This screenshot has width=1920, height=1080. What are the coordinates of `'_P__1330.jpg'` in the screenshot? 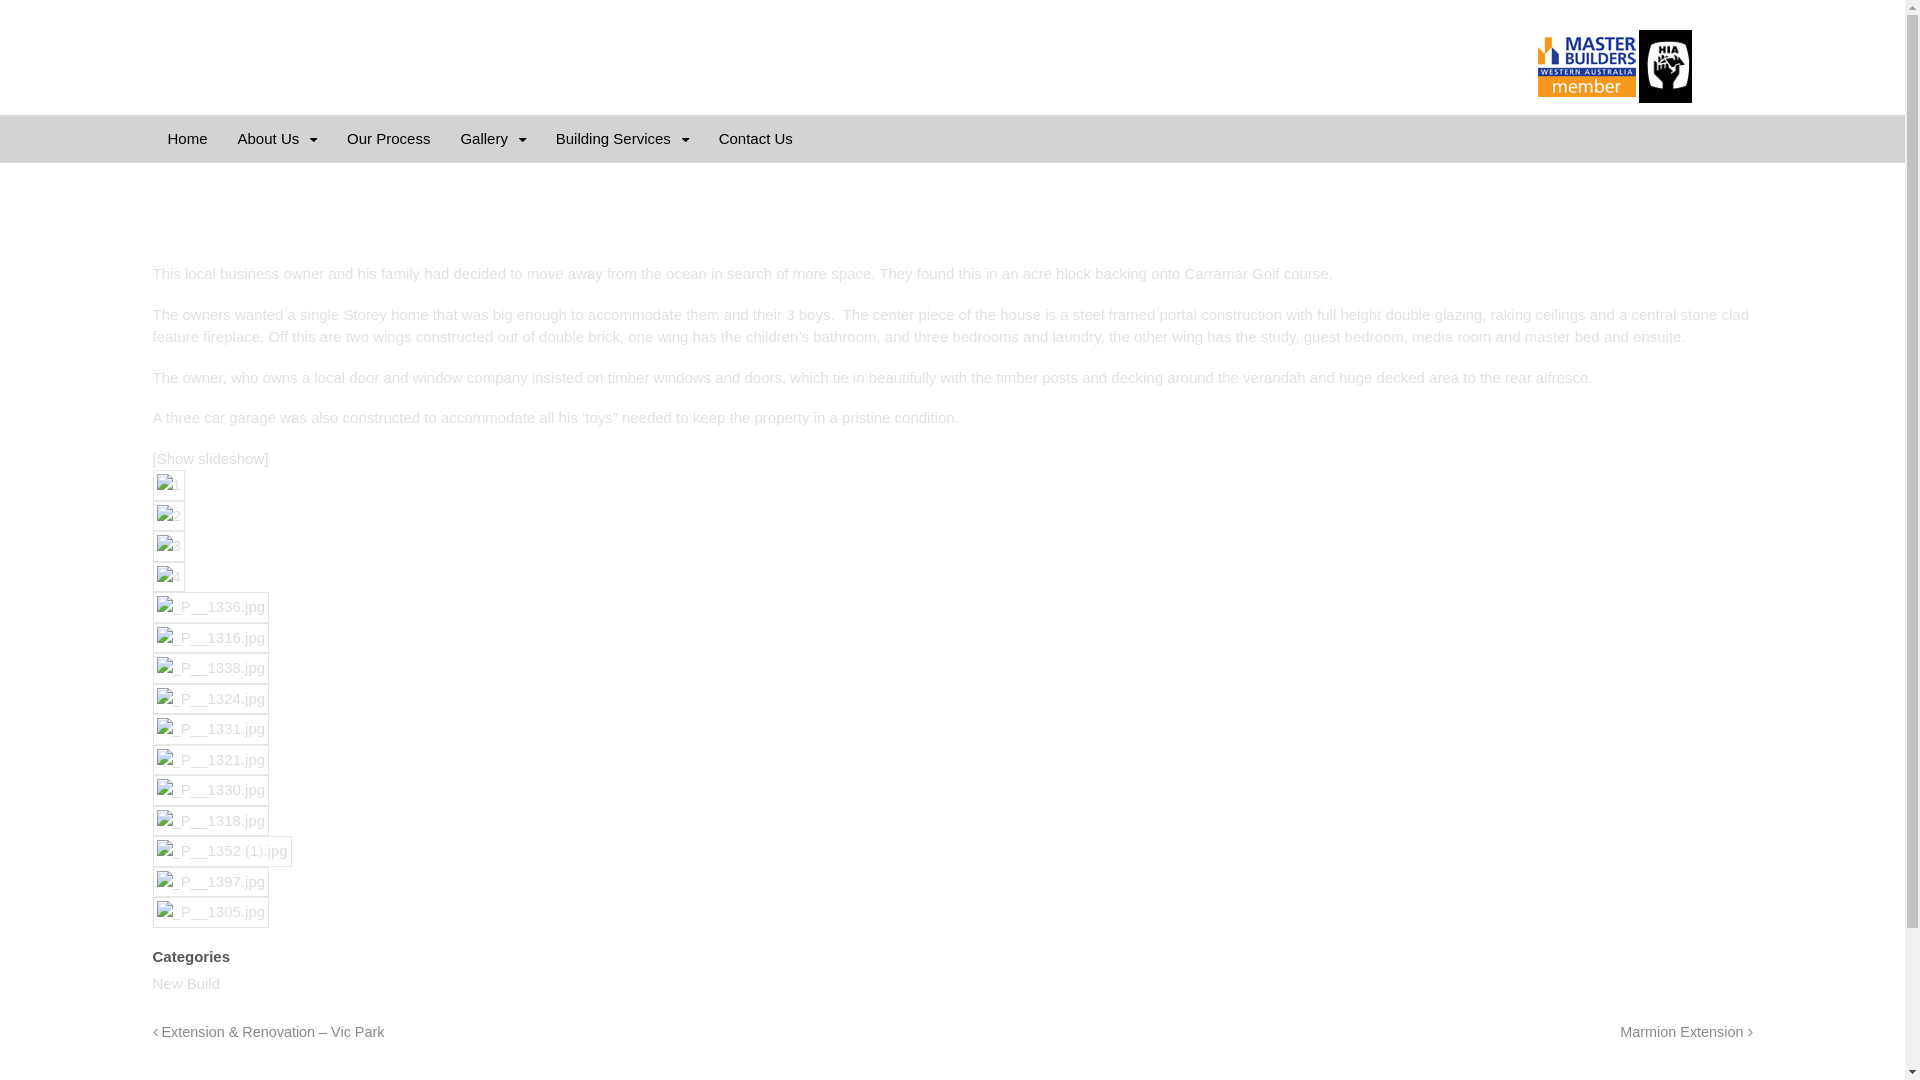 It's located at (210, 789).